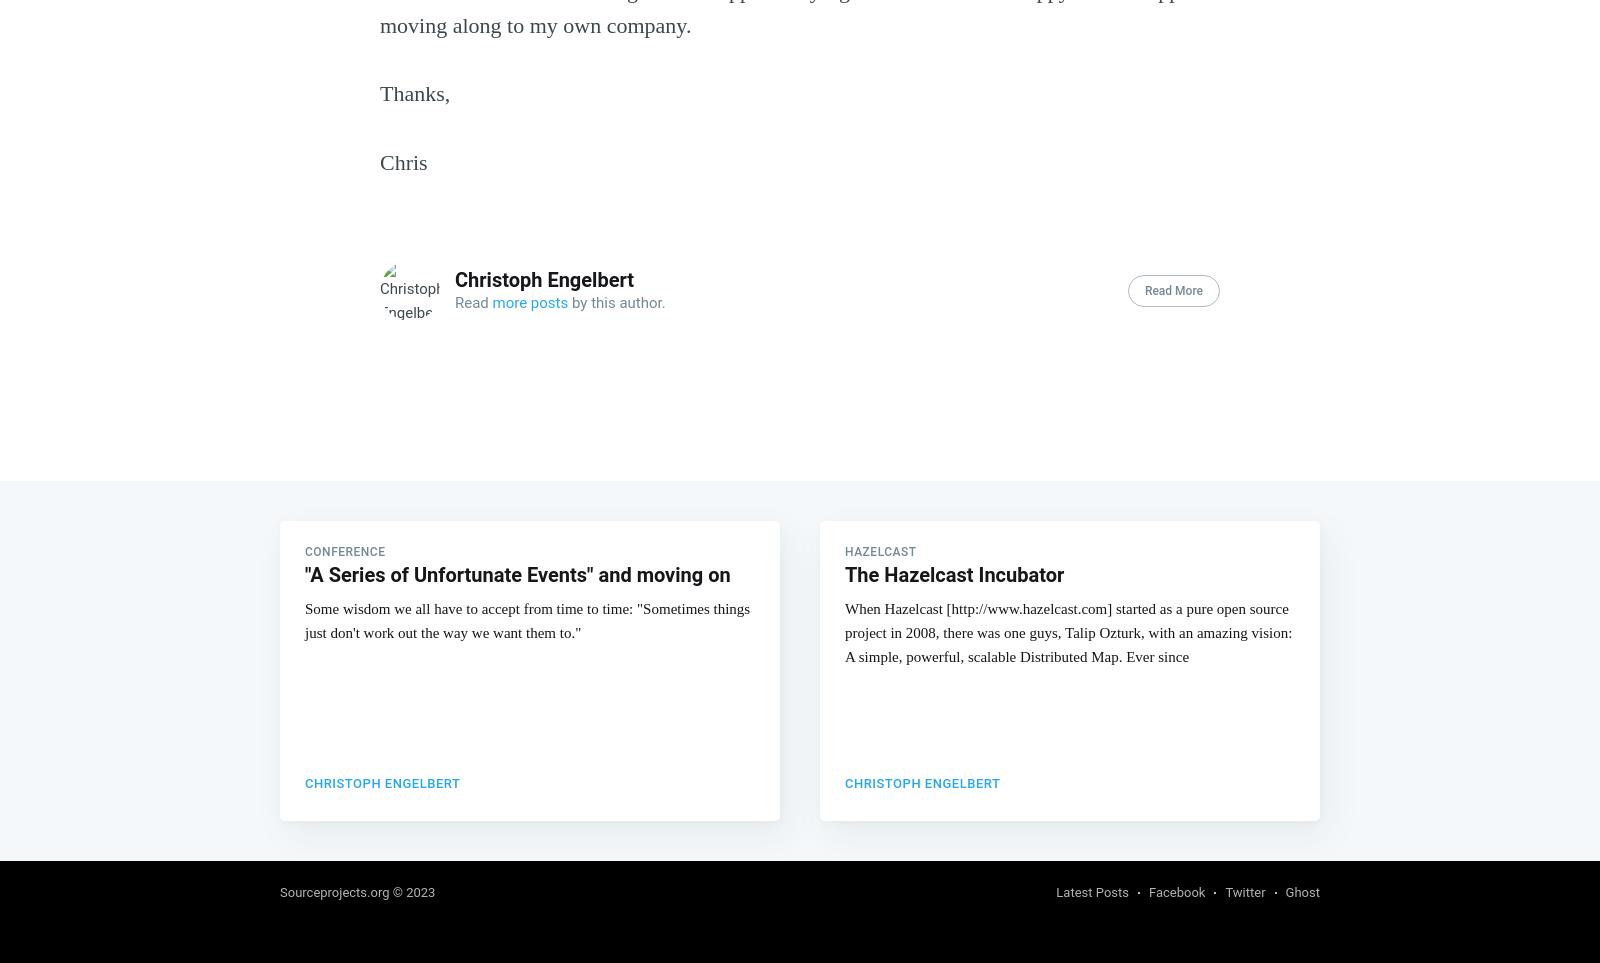  What do you see at coordinates (454, 300) in the screenshot?
I see `'Read'` at bounding box center [454, 300].